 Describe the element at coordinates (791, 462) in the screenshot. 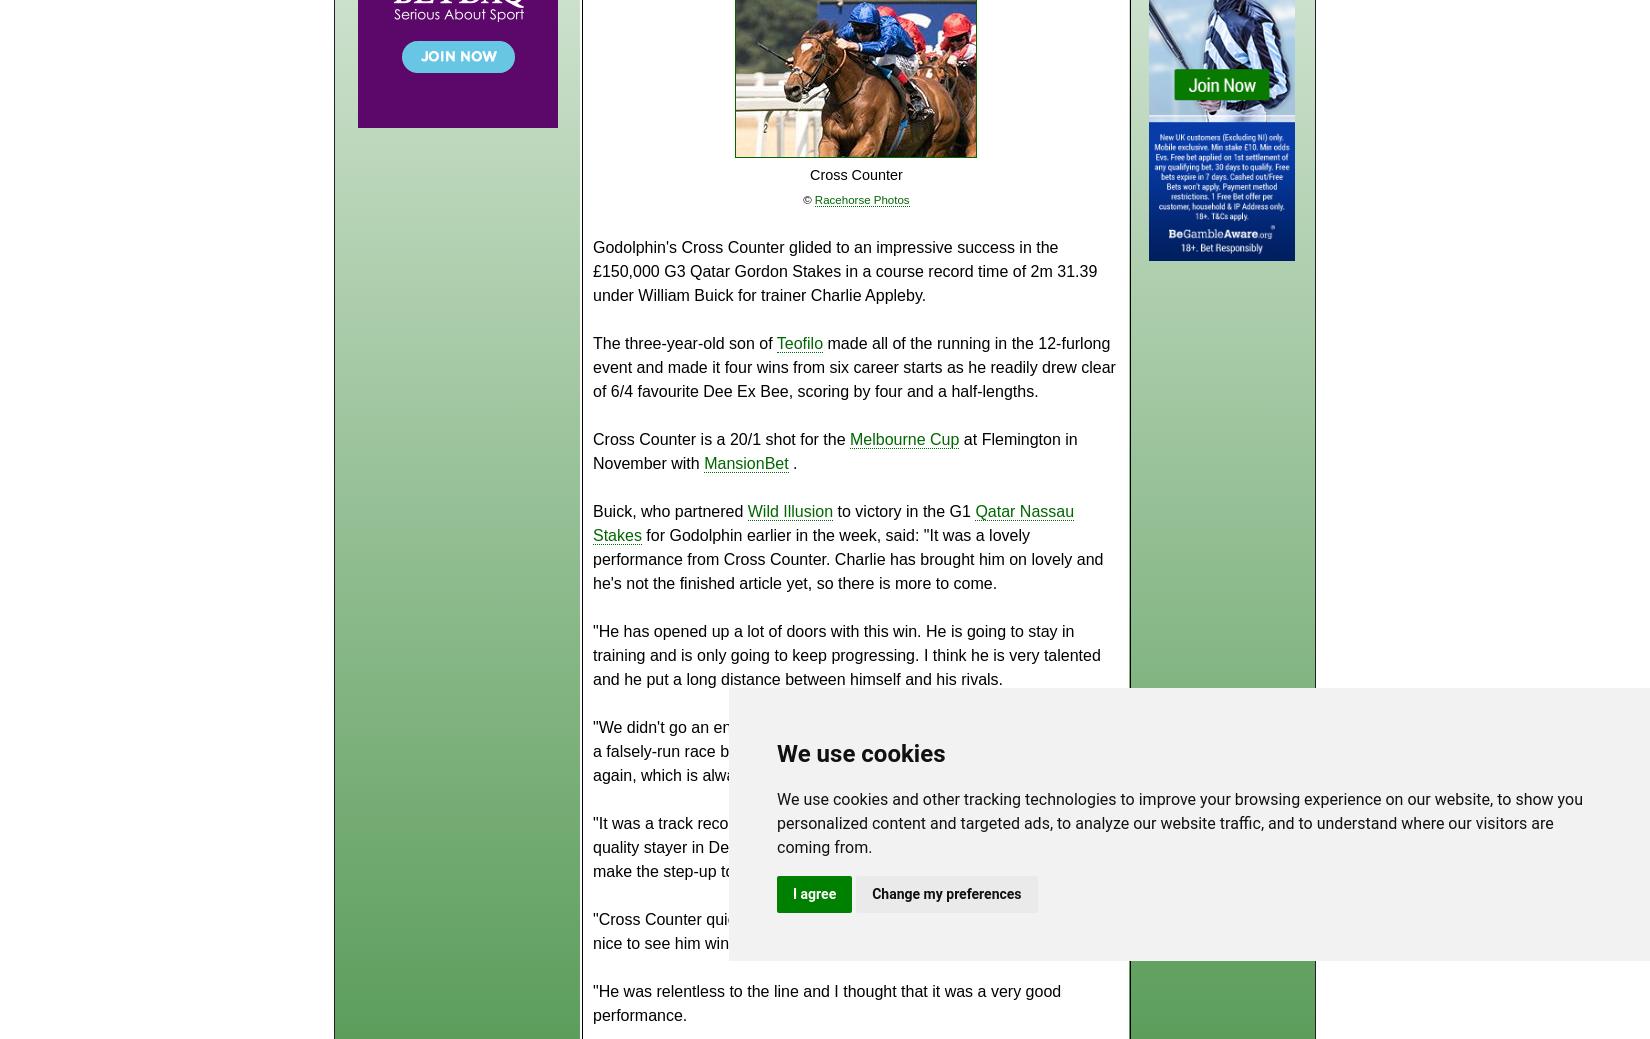

I see `'.'` at that location.